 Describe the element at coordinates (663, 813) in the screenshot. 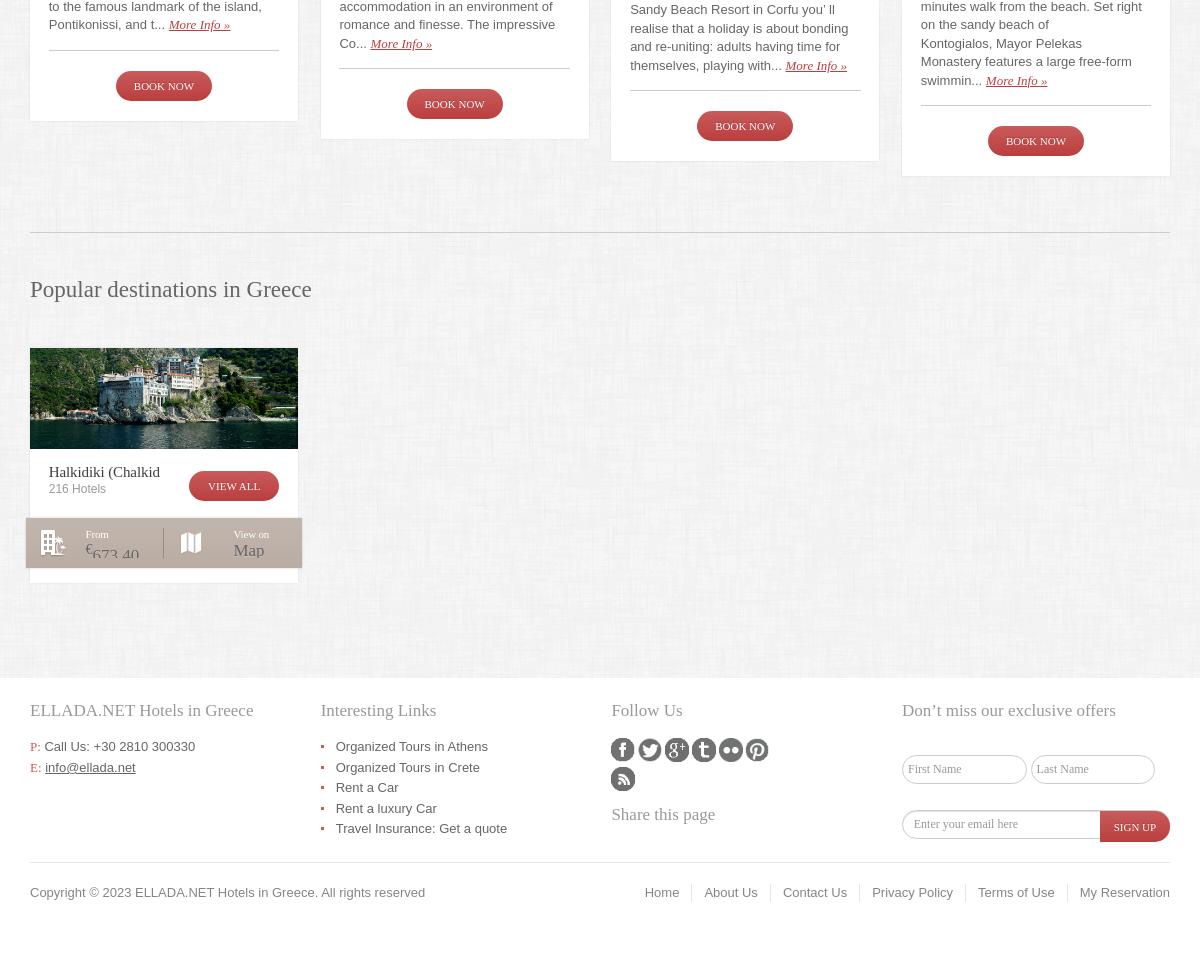

I see `'Share this page'` at that location.